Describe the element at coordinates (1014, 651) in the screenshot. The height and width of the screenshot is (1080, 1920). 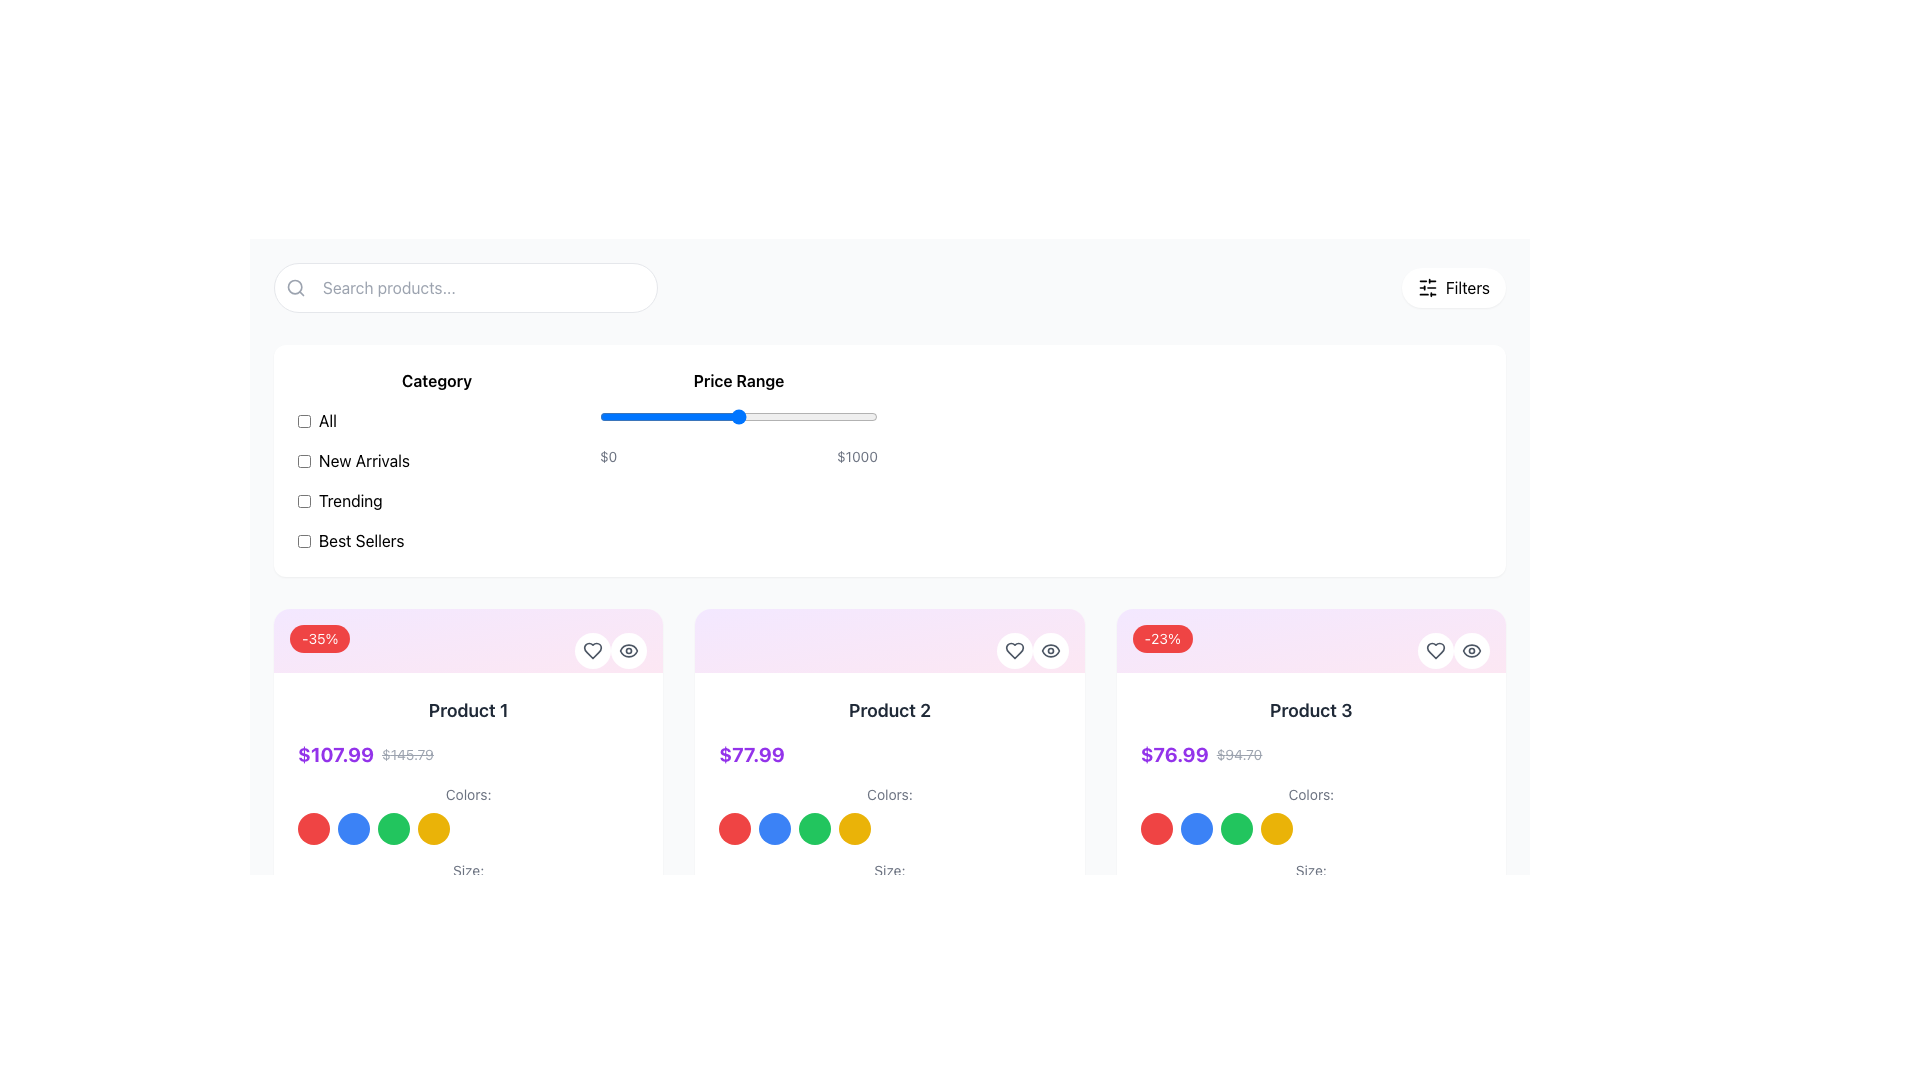
I see `the favorite icon in the top-right corner of the product card for 'Product 2' to mark it as a favorite` at that location.